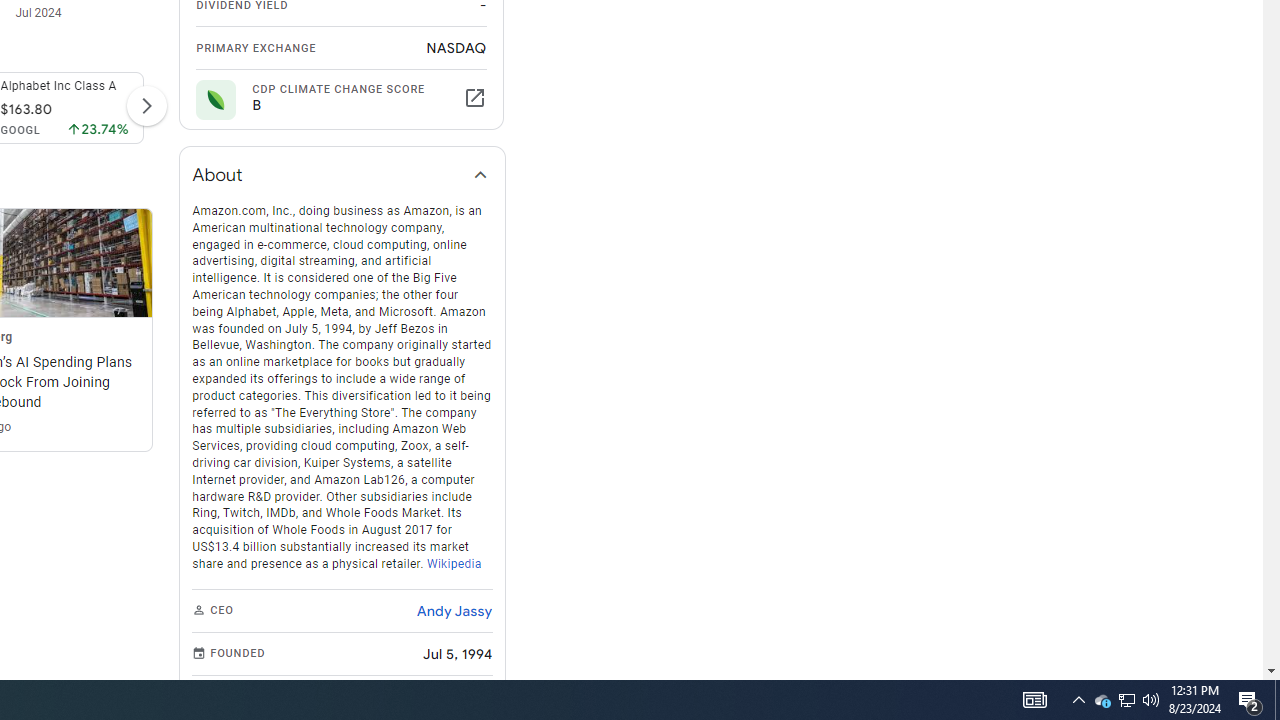 The width and height of the screenshot is (1280, 720). Describe the element at coordinates (453, 563) in the screenshot. I see `'Wikipedia'` at that location.